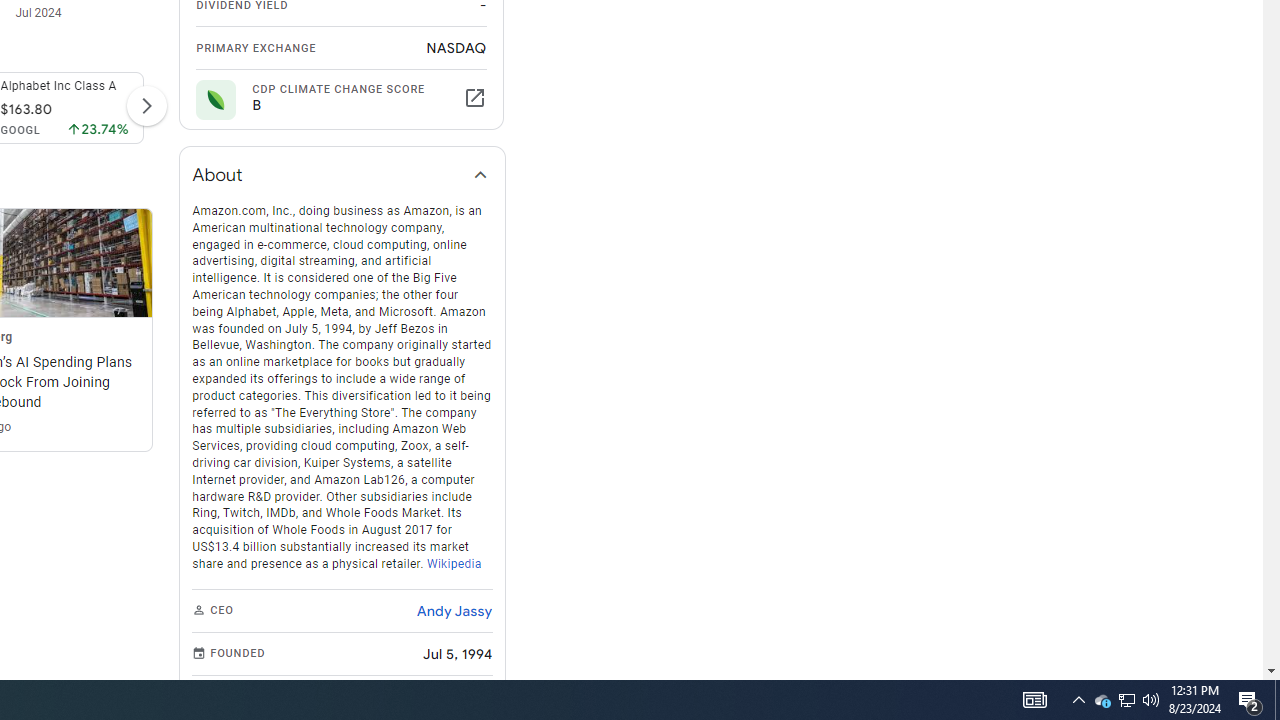 The width and height of the screenshot is (1280, 720). Describe the element at coordinates (453, 563) in the screenshot. I see `'Wikipedia'` at that location.